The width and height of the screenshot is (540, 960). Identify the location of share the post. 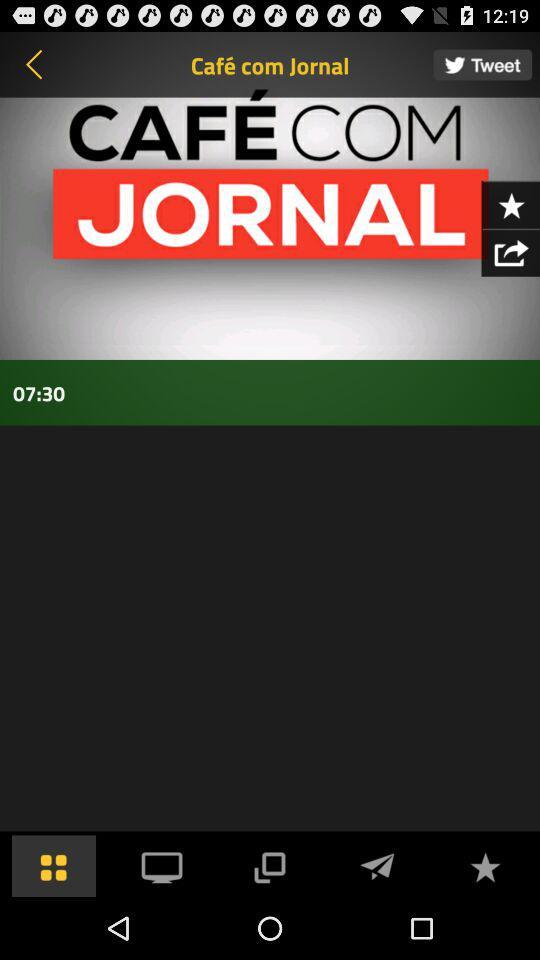
(269, 864).